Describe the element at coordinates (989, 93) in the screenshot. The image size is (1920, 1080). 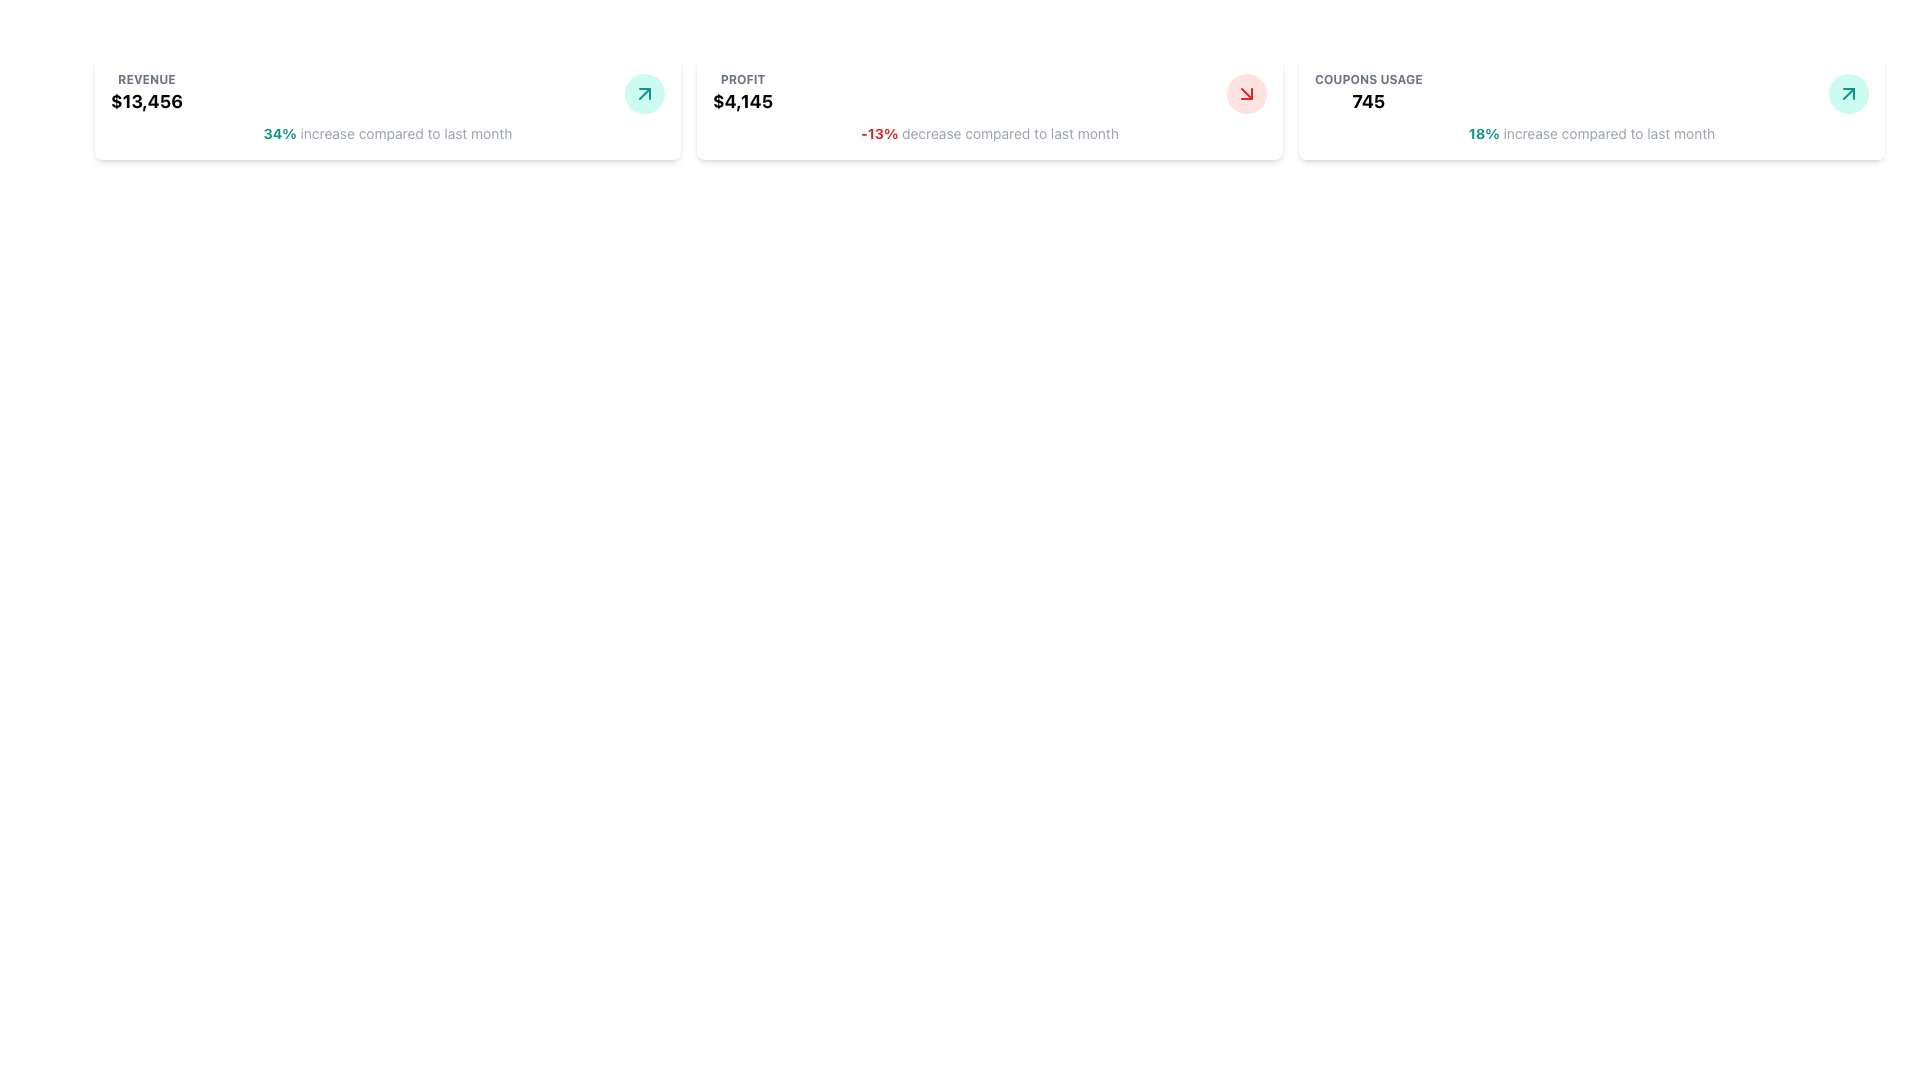
I see `the Display component showcasing statistical information, which features the label 'PROFIT' in gray text and the value '$4,145' in bold black text, along with a circular red arrow icon indicating a negative trend` at that location.